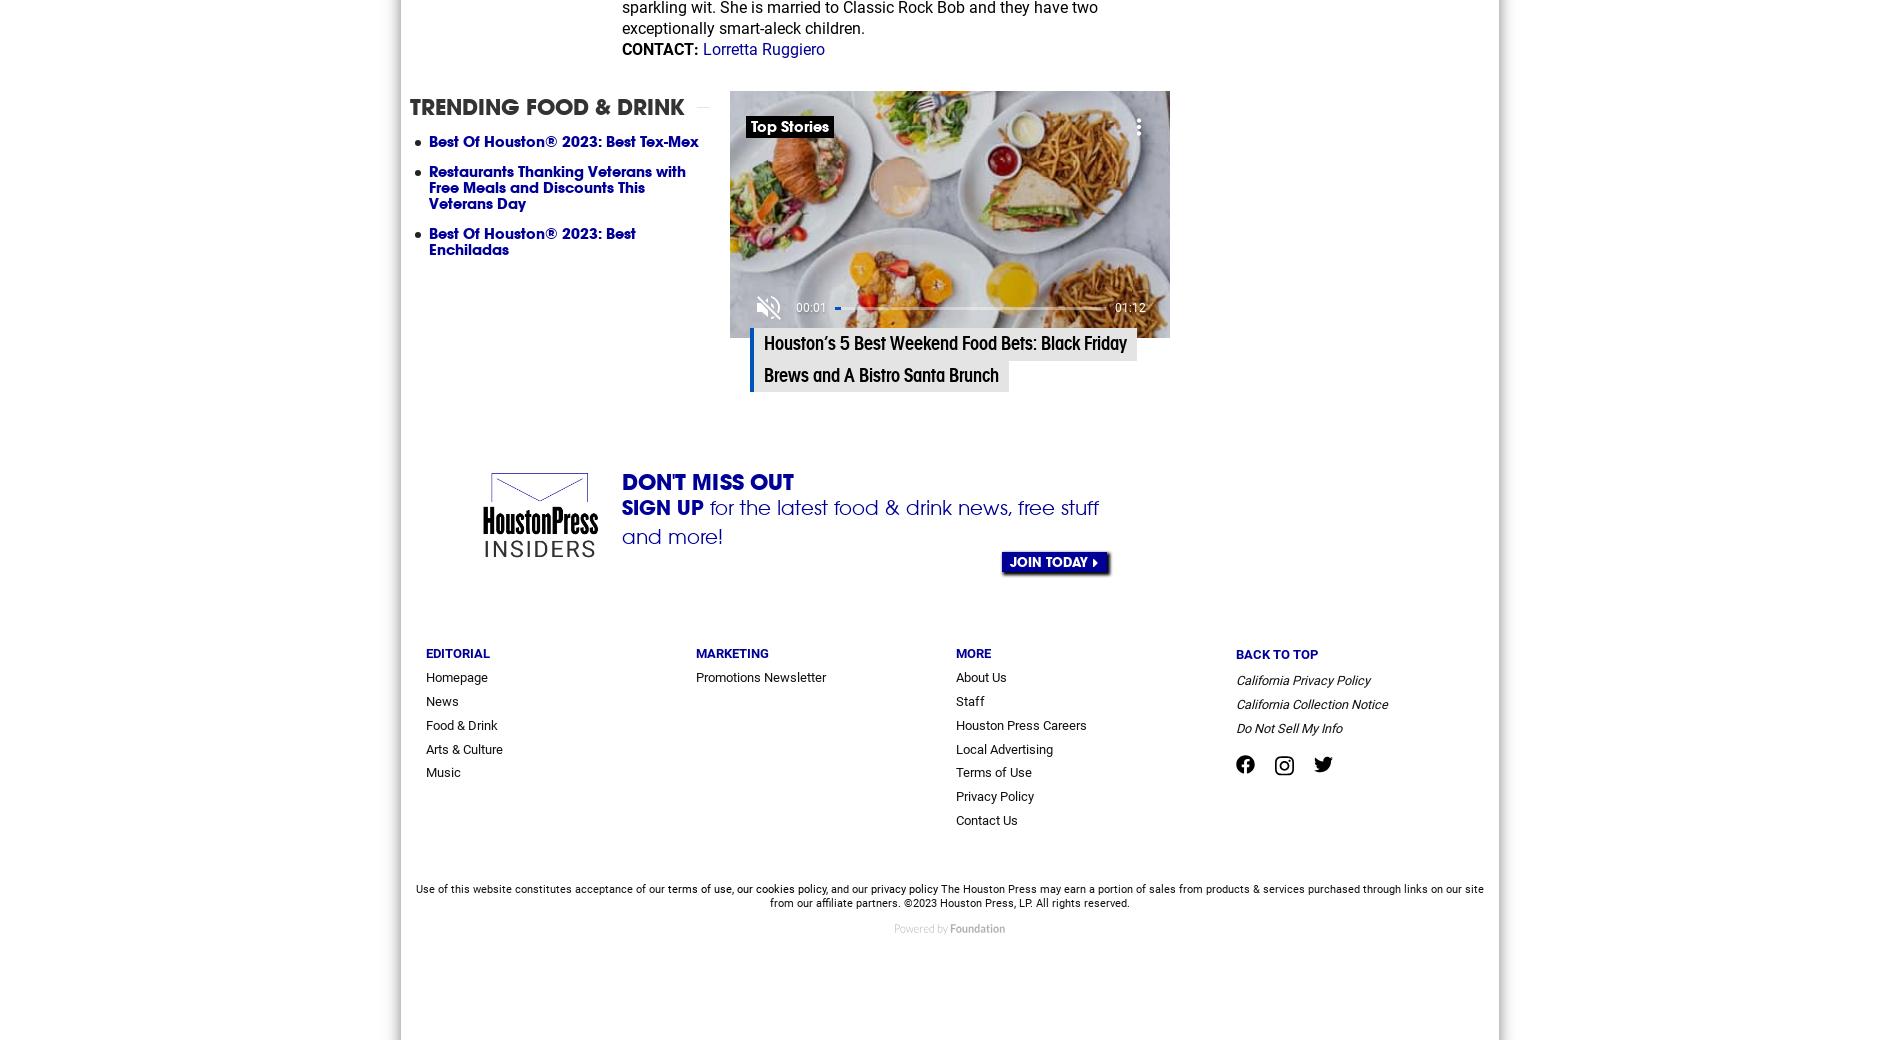  What do you see at coordinates (733, 887) in the screenshot?
I see `','` at bounding box center [733, 887].